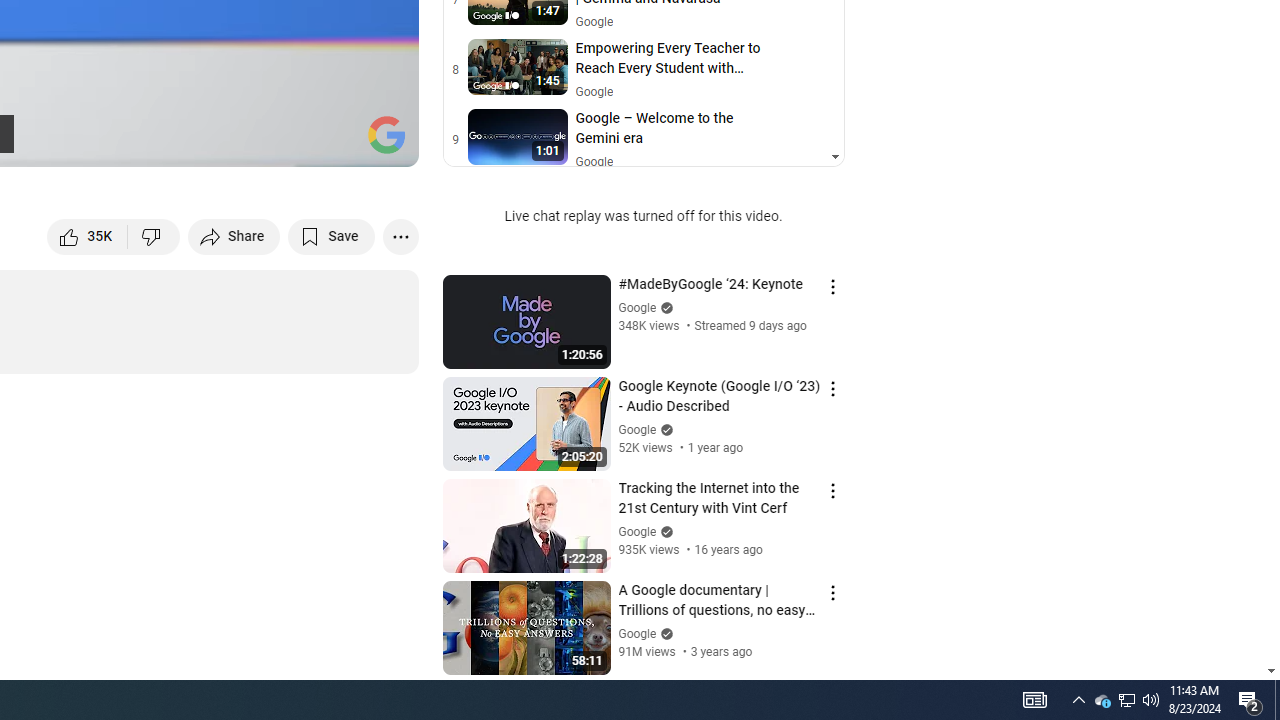 The width and height of the screenshot is (1280, 720). Describe the element at coordinates (832, 591) in the screenshot. I see `'Action menu'` at that location.